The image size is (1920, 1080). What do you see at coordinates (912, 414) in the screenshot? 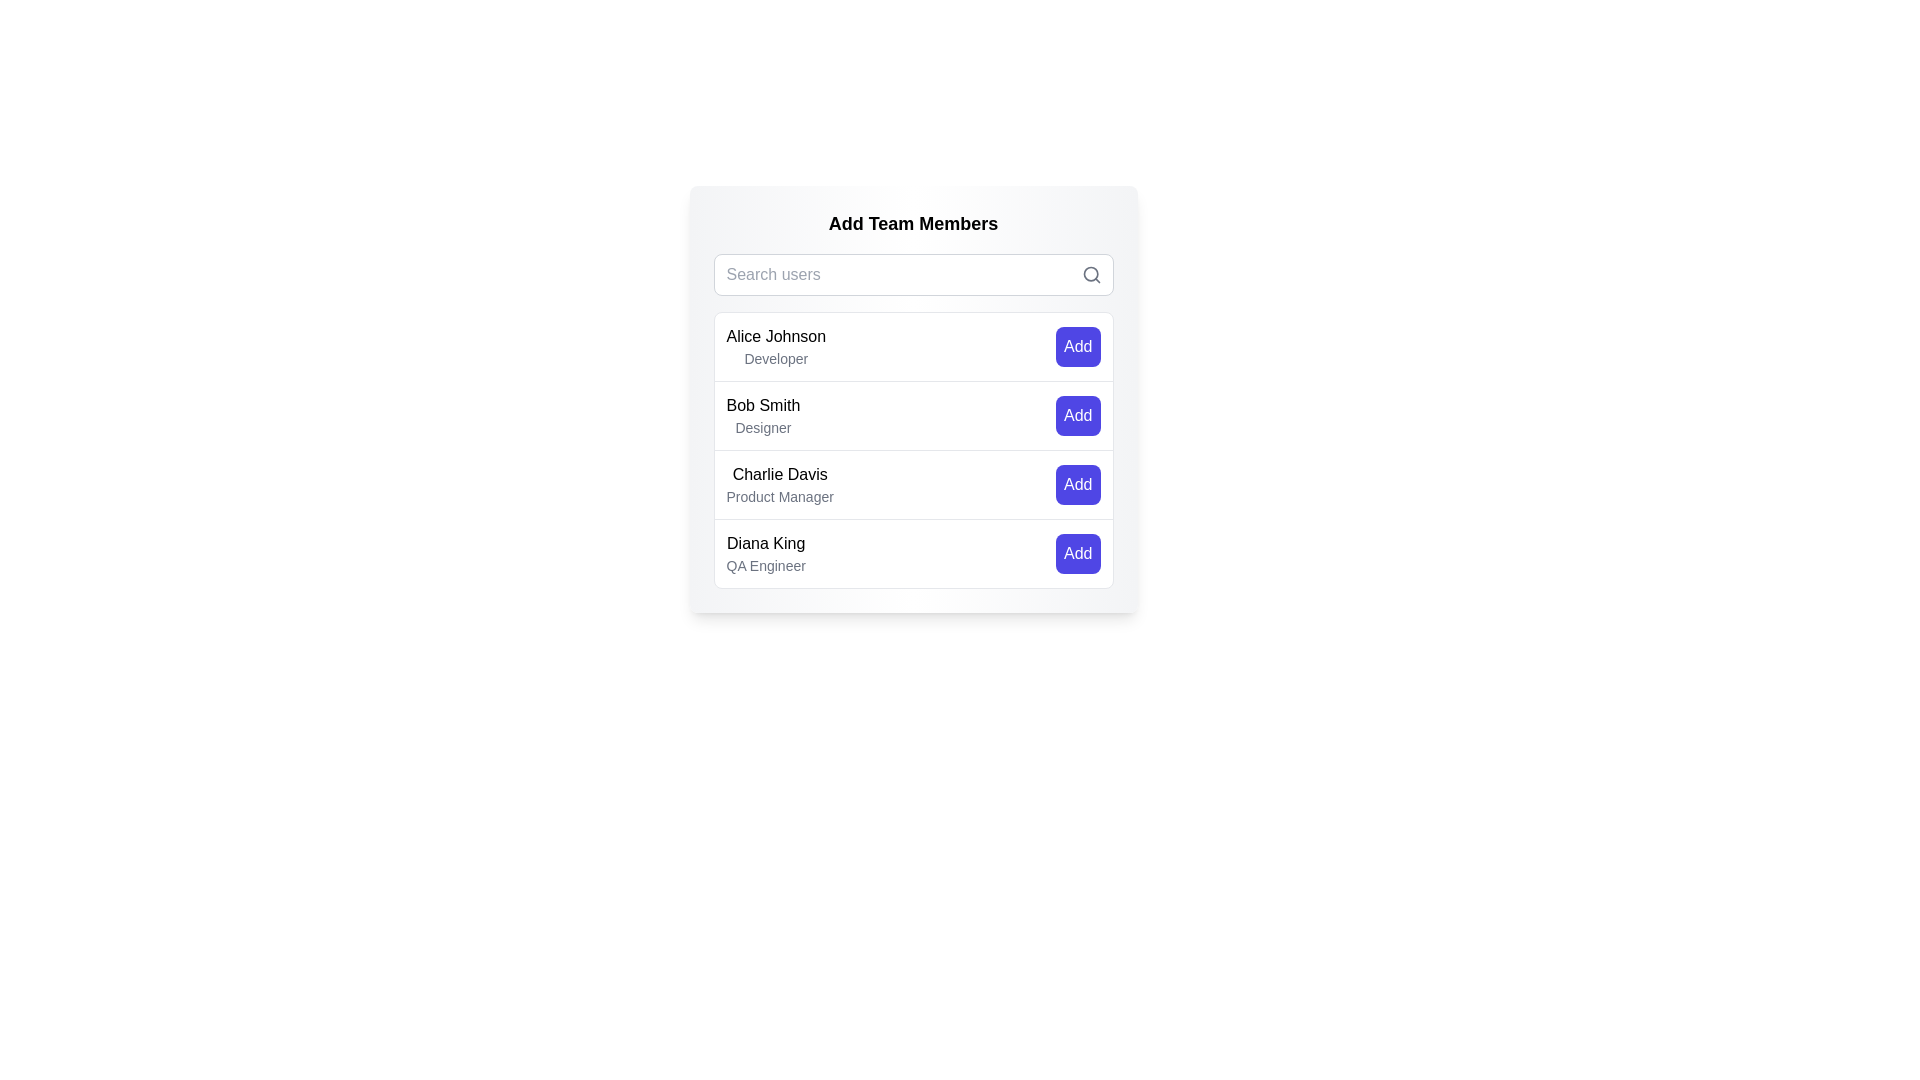
I see `or copy the text of the list item representing the team member 'Bob Smith, Designer' by interacting with the element` at bounding box center [912, 414].